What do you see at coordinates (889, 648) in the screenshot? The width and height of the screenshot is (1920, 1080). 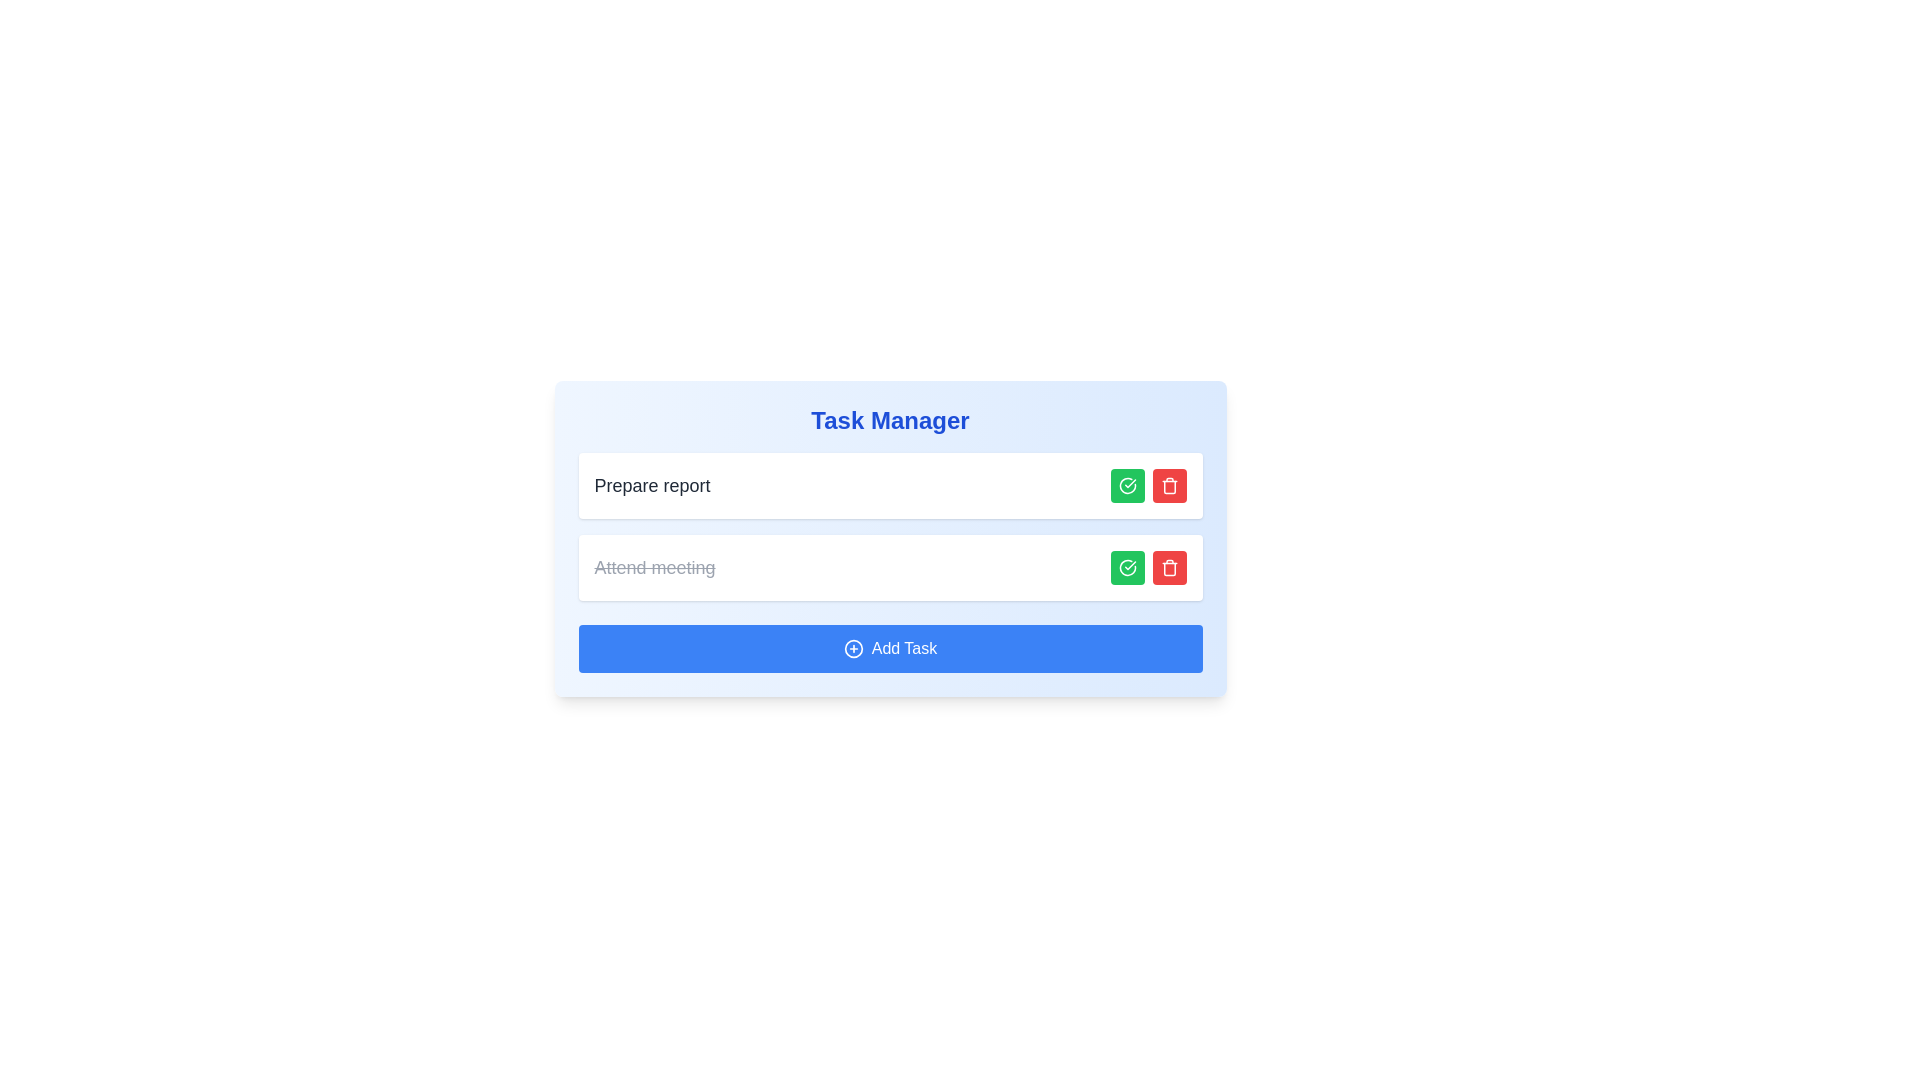 I see `the 'Add Task' button located at the bottom of the 'Task Manager' panel to initiate adding a task` at bounding box center [889, 648].